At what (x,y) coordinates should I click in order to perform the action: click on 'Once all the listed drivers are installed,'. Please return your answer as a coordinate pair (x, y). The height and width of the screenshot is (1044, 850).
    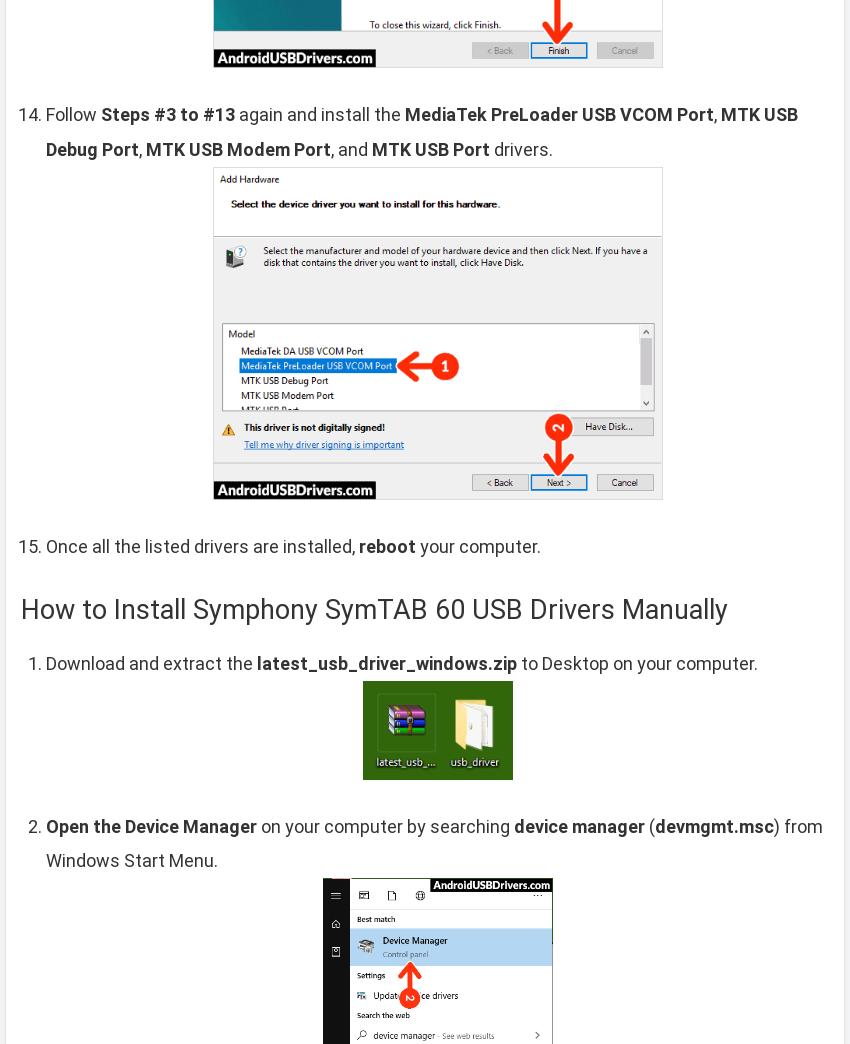
    Looking at the image, I should click on (201, 544).